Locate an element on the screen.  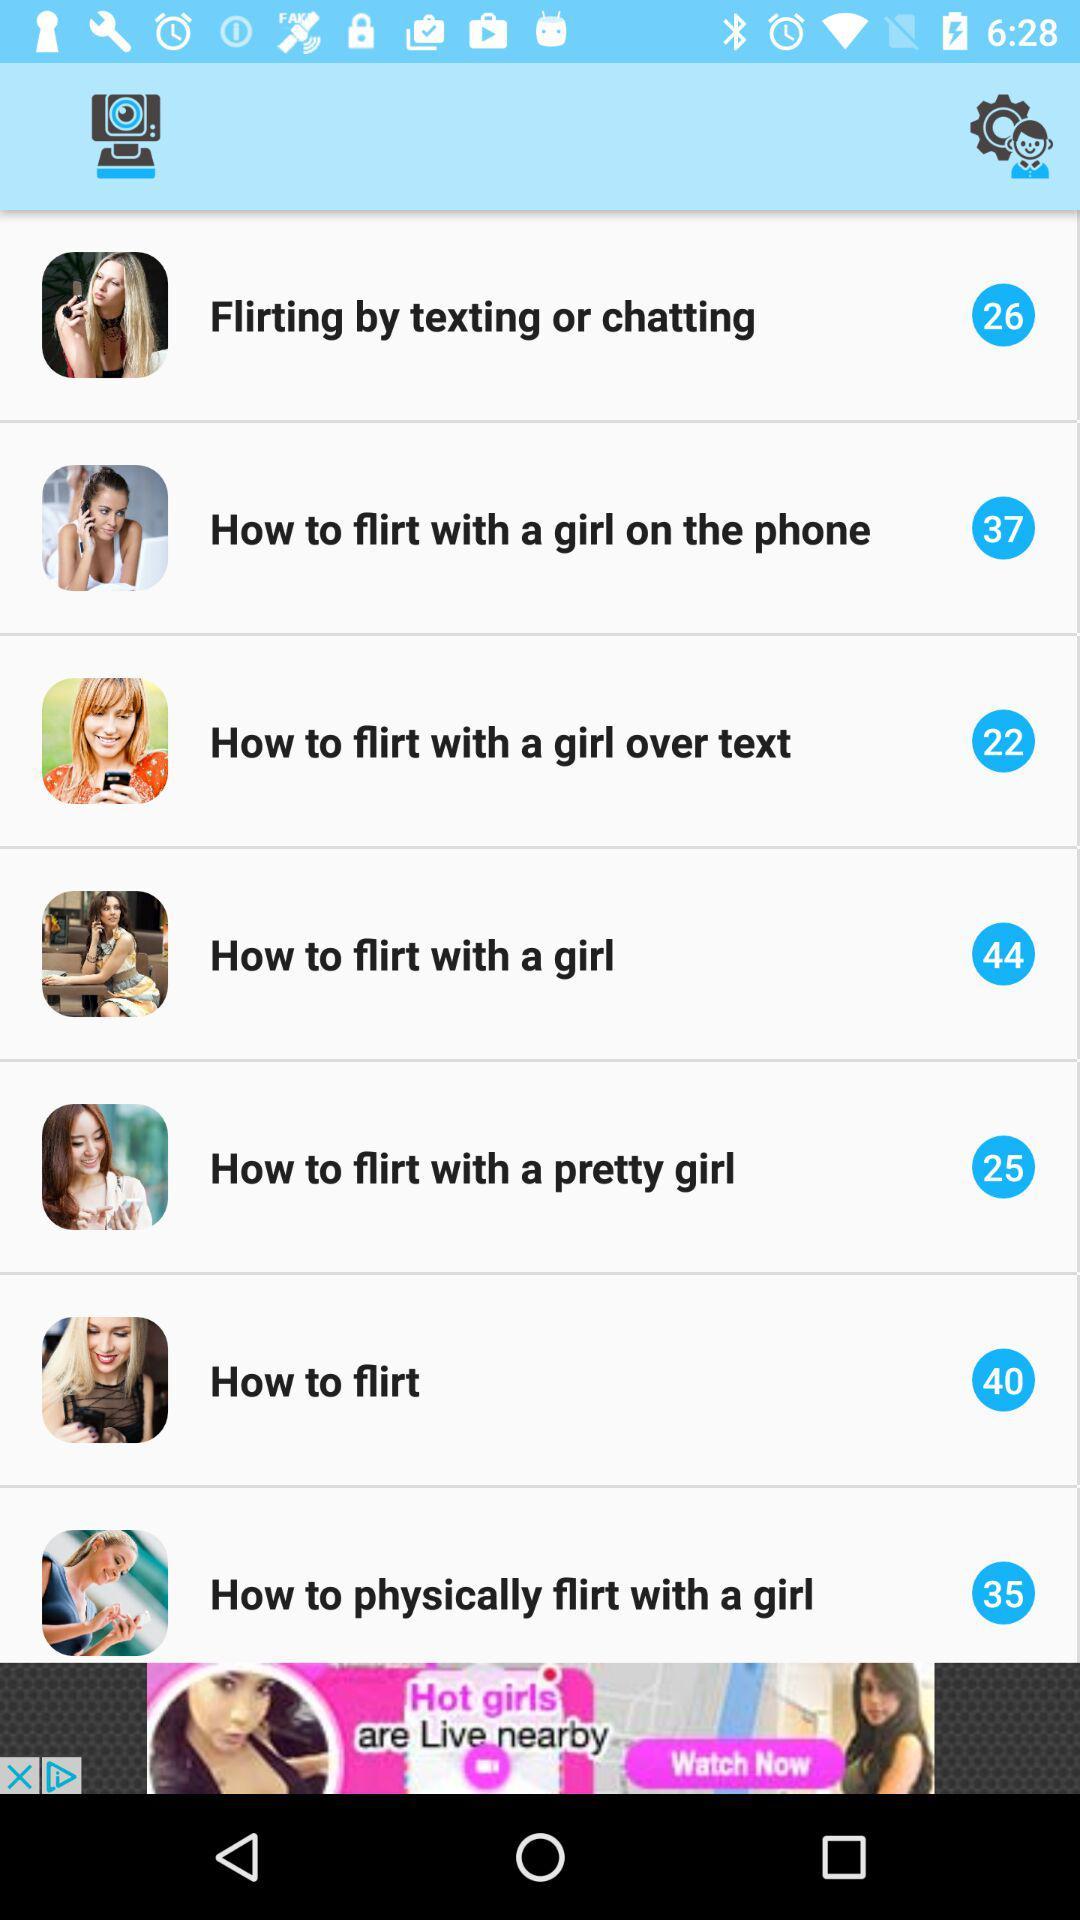
bottom left image is located at coordinates (104, 1592).